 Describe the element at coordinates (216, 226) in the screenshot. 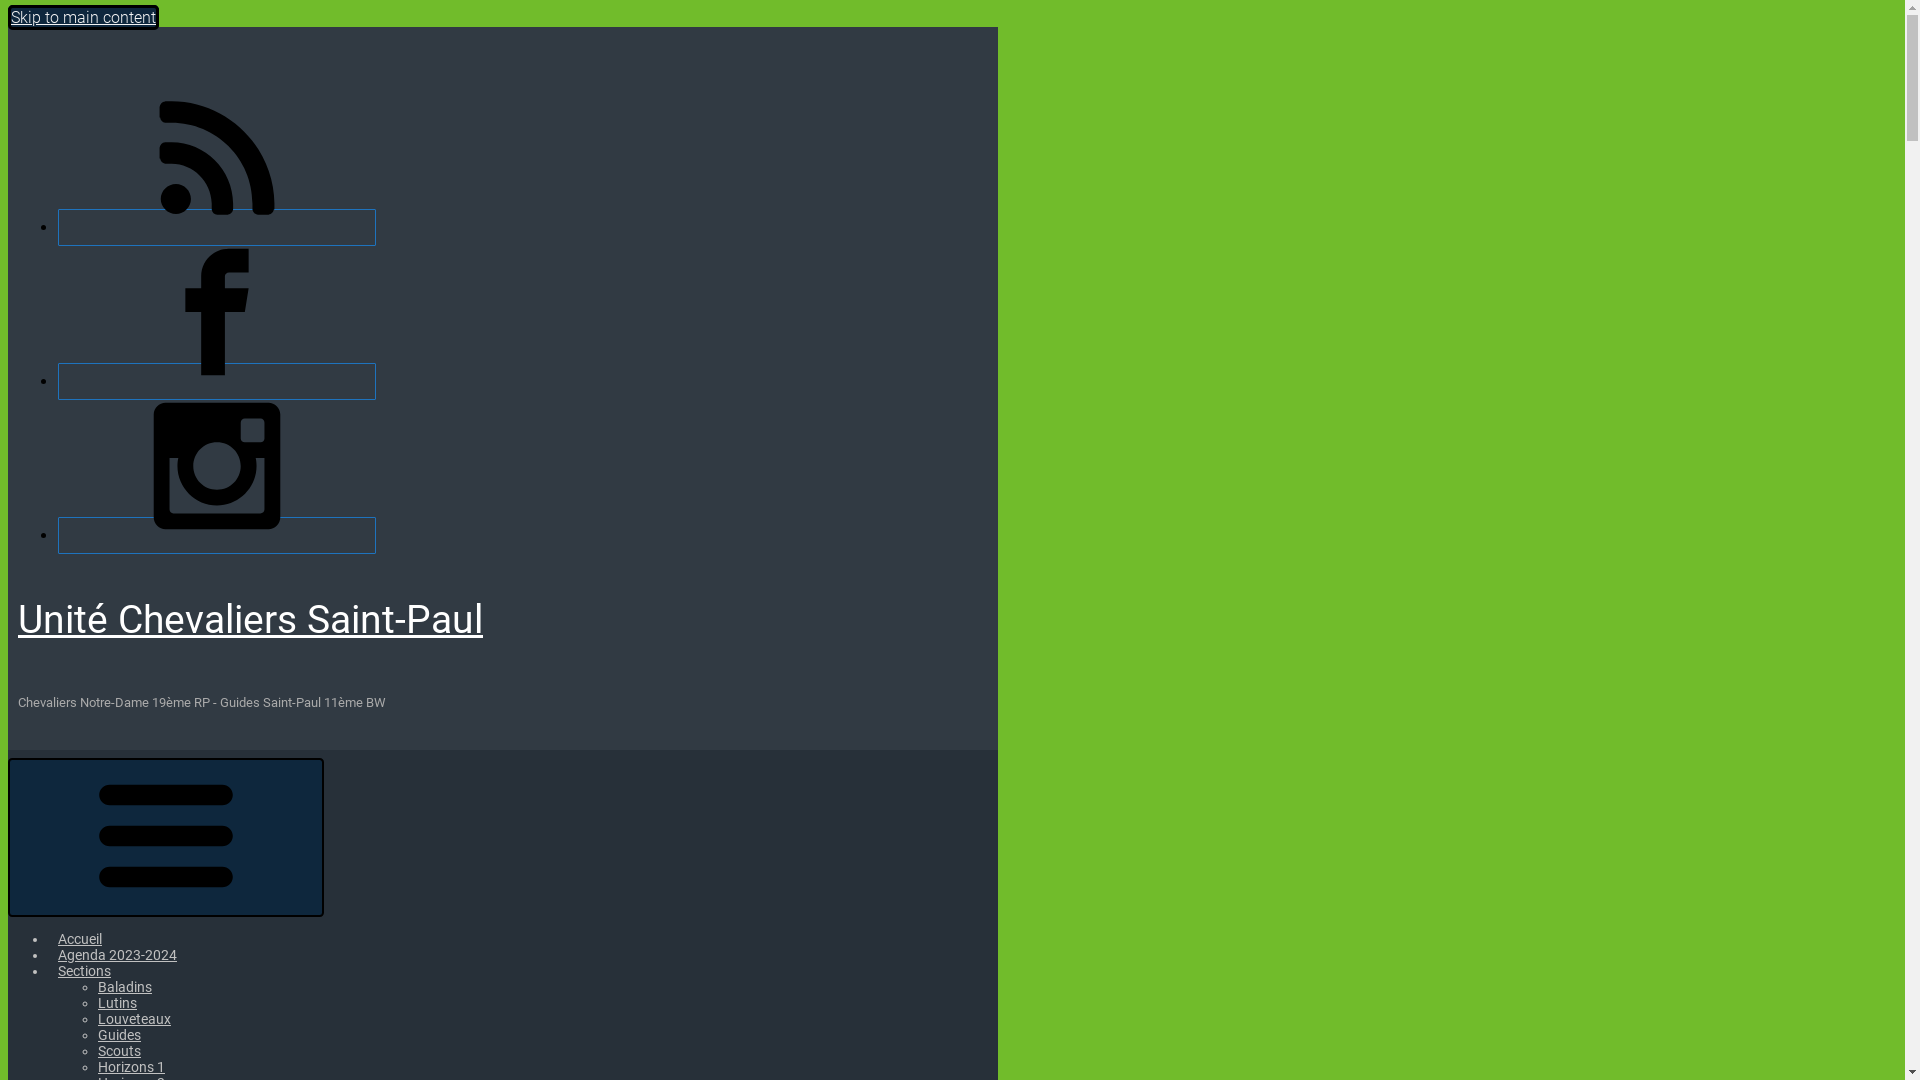

I see `'RSS Feed'` at that location.